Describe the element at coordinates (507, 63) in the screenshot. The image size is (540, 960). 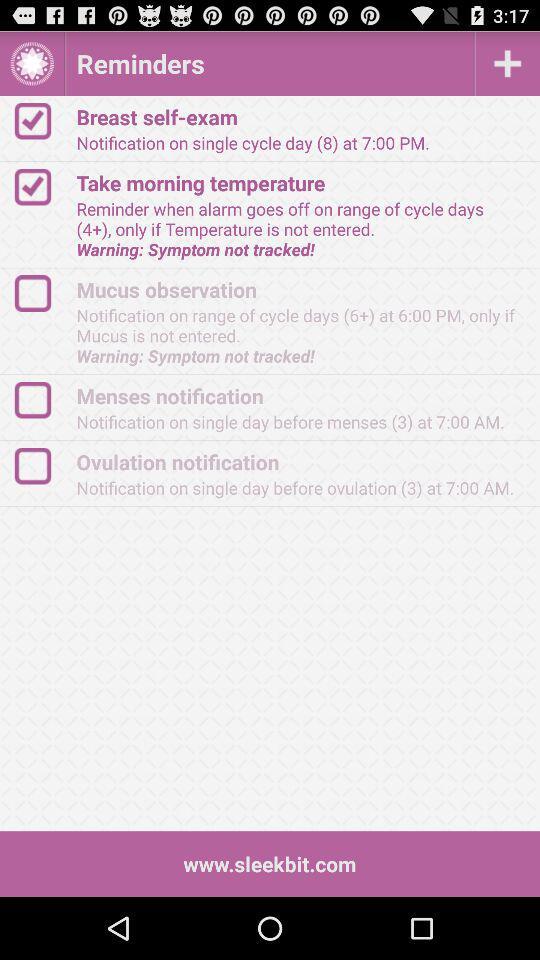
I see `option to add` at that location.